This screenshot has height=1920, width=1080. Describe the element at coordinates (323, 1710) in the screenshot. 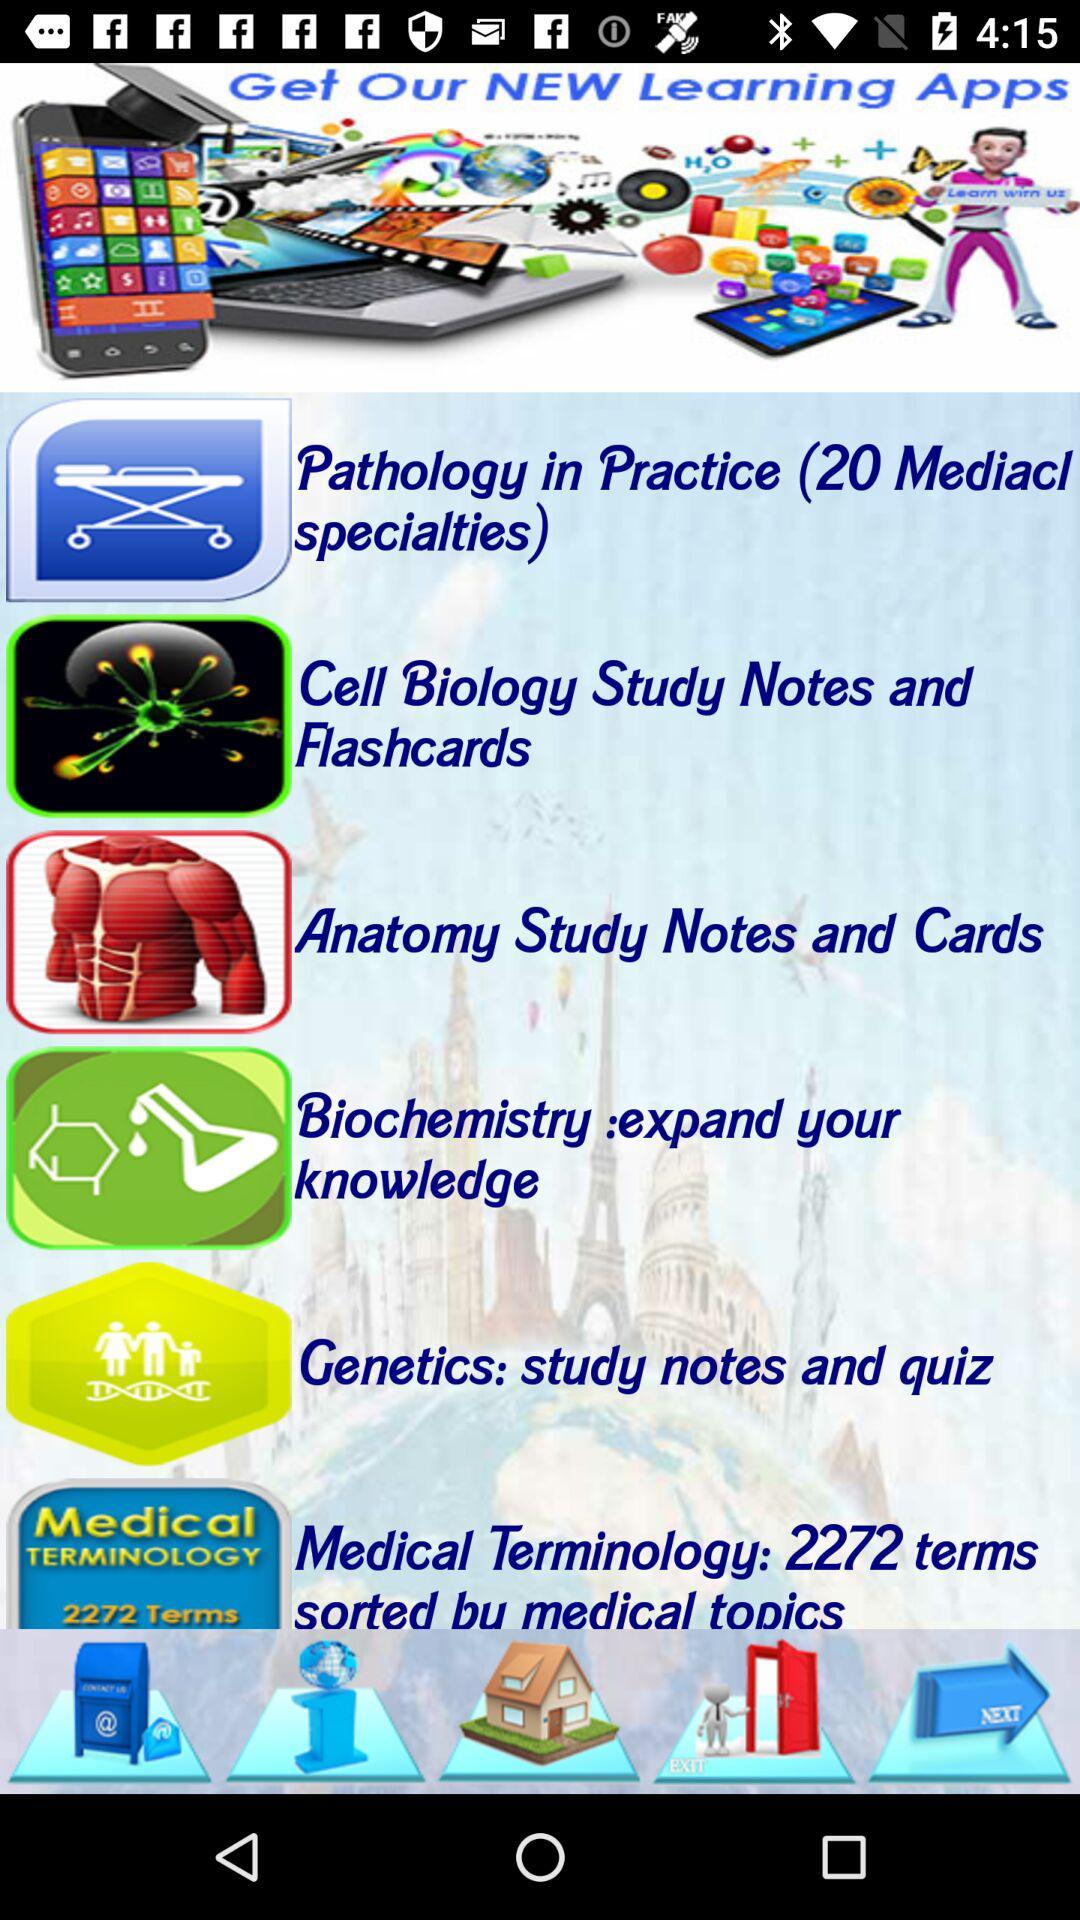

I see `shows information` at that location.